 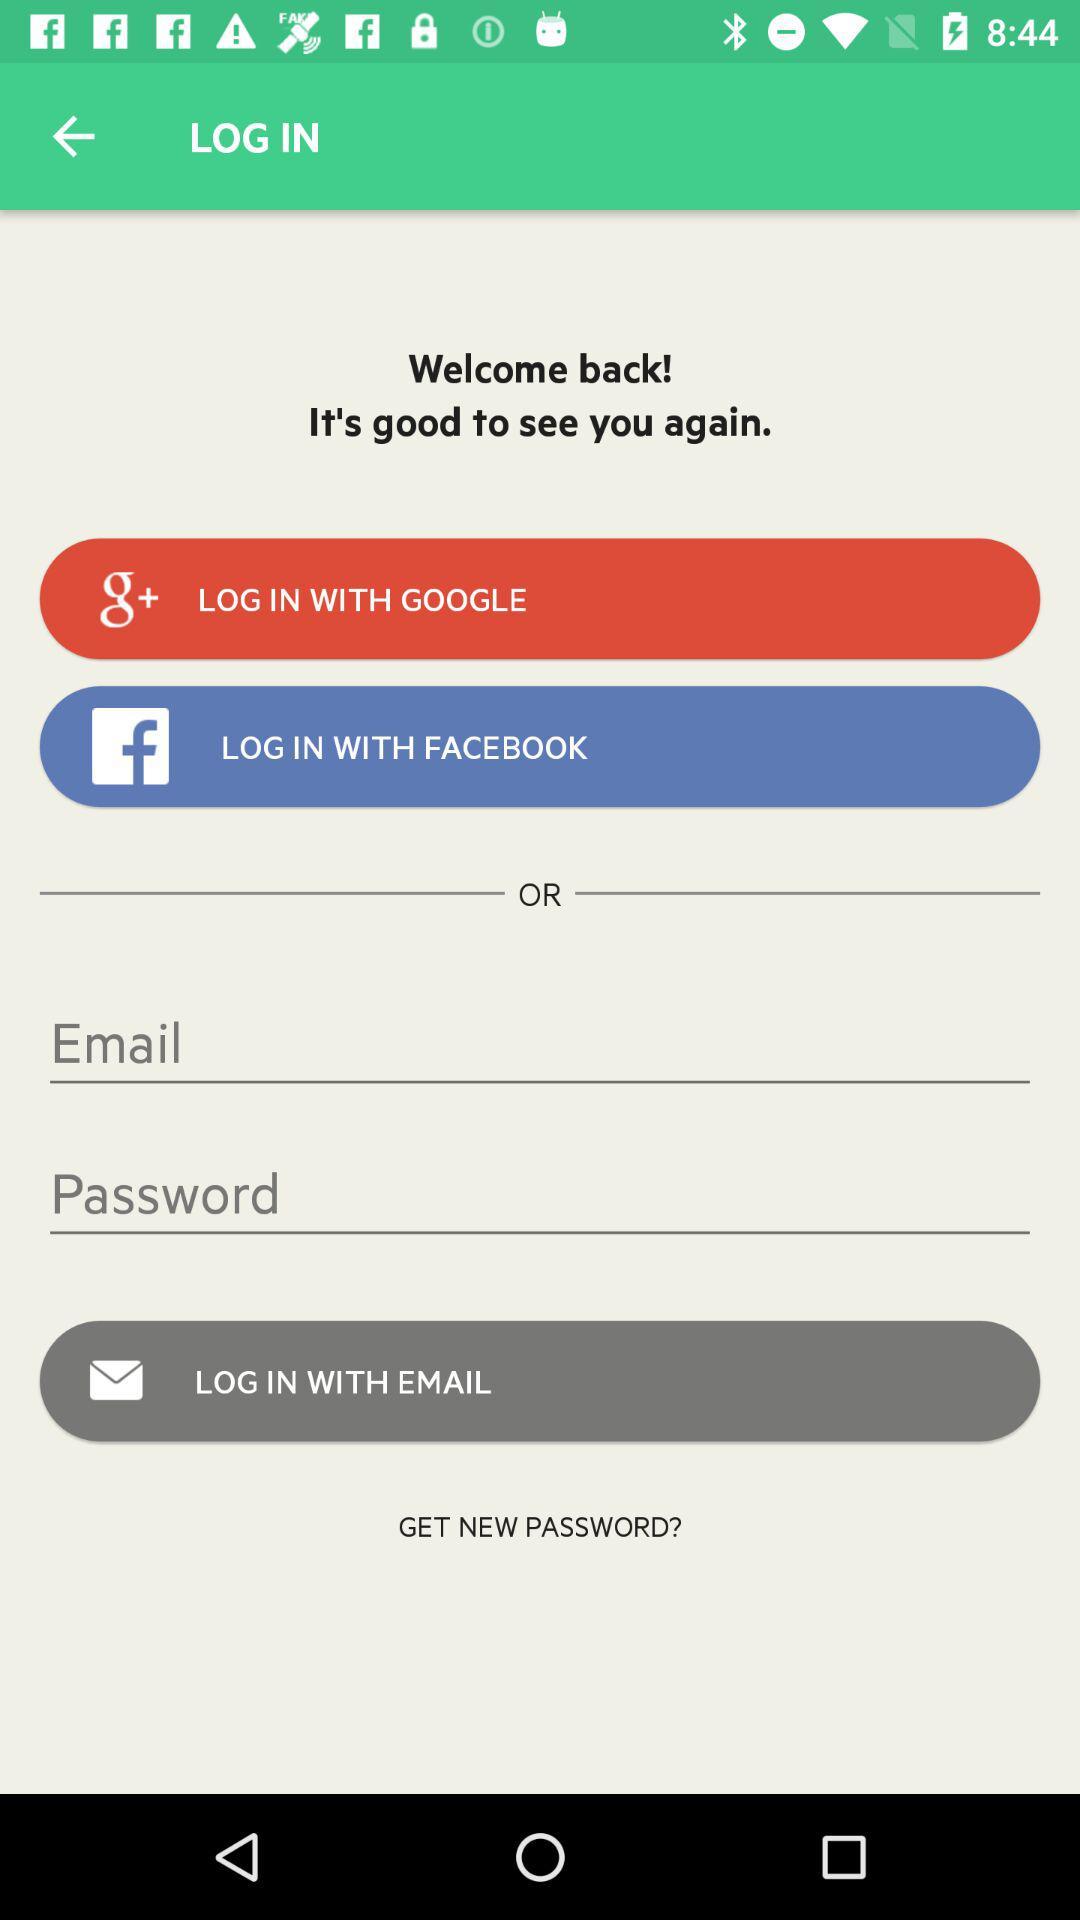 I want to click on the get new password?, so click(x=540, y=1524).